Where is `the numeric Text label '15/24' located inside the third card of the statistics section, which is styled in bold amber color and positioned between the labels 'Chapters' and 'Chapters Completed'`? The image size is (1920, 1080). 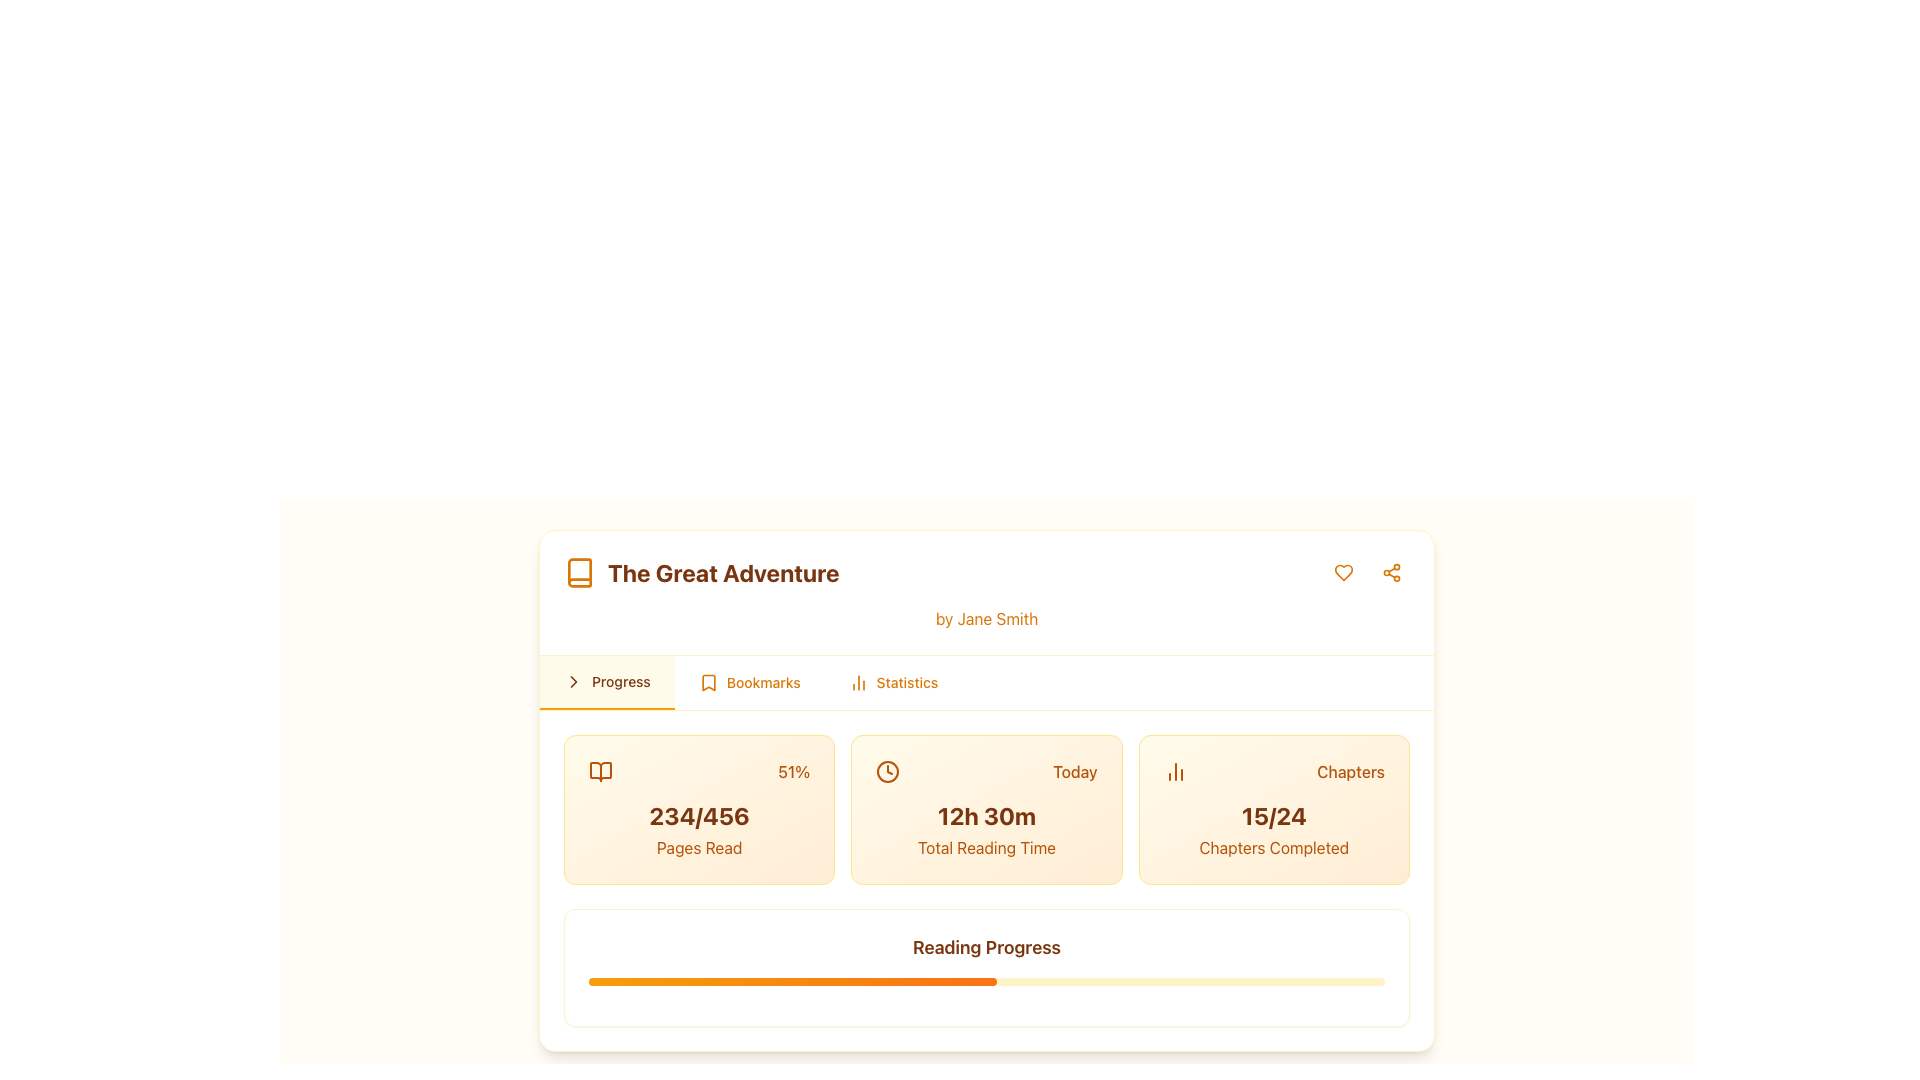
the numeric Text label '15/24' located inside the third card of the statistics section, which is styled in bold amber color and positioned between the labels 'Chapters' and 'Chapters Completed' is located at coordinates (1273, 816).